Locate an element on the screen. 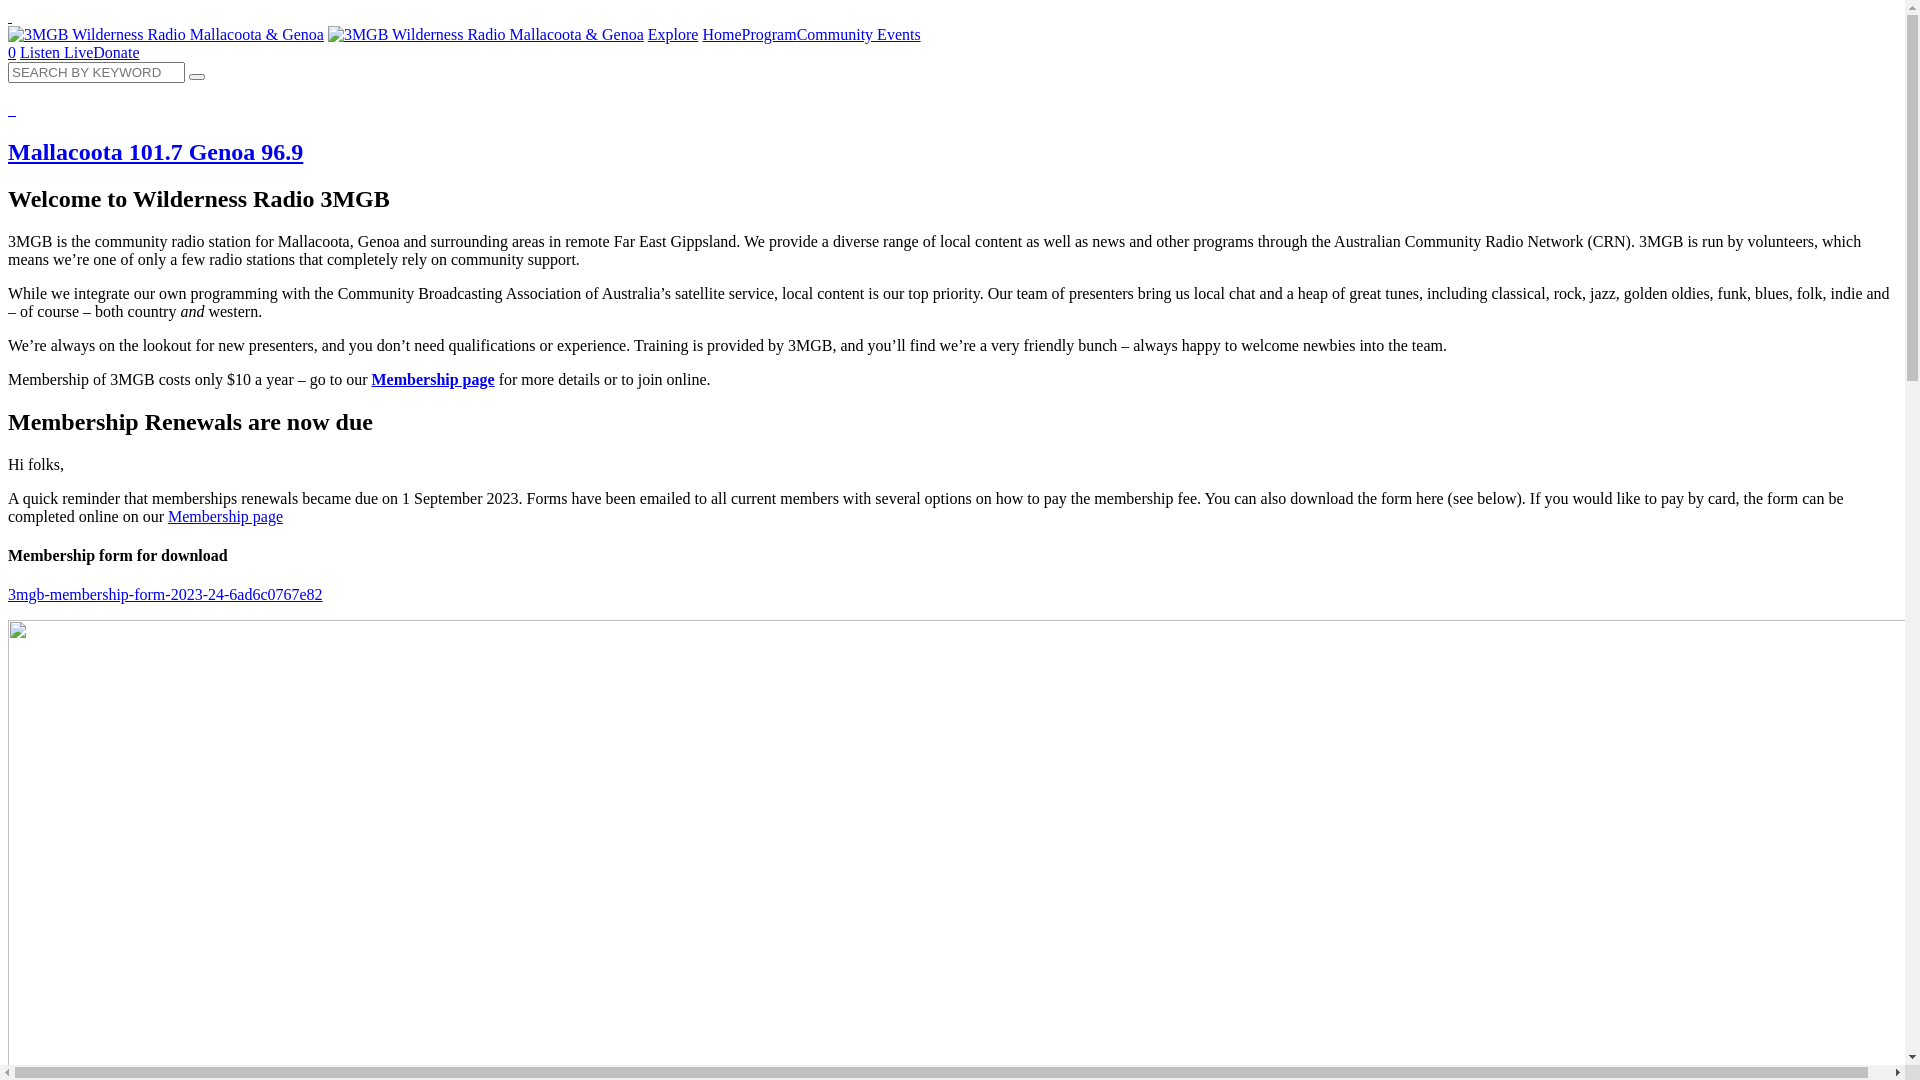  'Explore' is located at coordinates (673, 34).